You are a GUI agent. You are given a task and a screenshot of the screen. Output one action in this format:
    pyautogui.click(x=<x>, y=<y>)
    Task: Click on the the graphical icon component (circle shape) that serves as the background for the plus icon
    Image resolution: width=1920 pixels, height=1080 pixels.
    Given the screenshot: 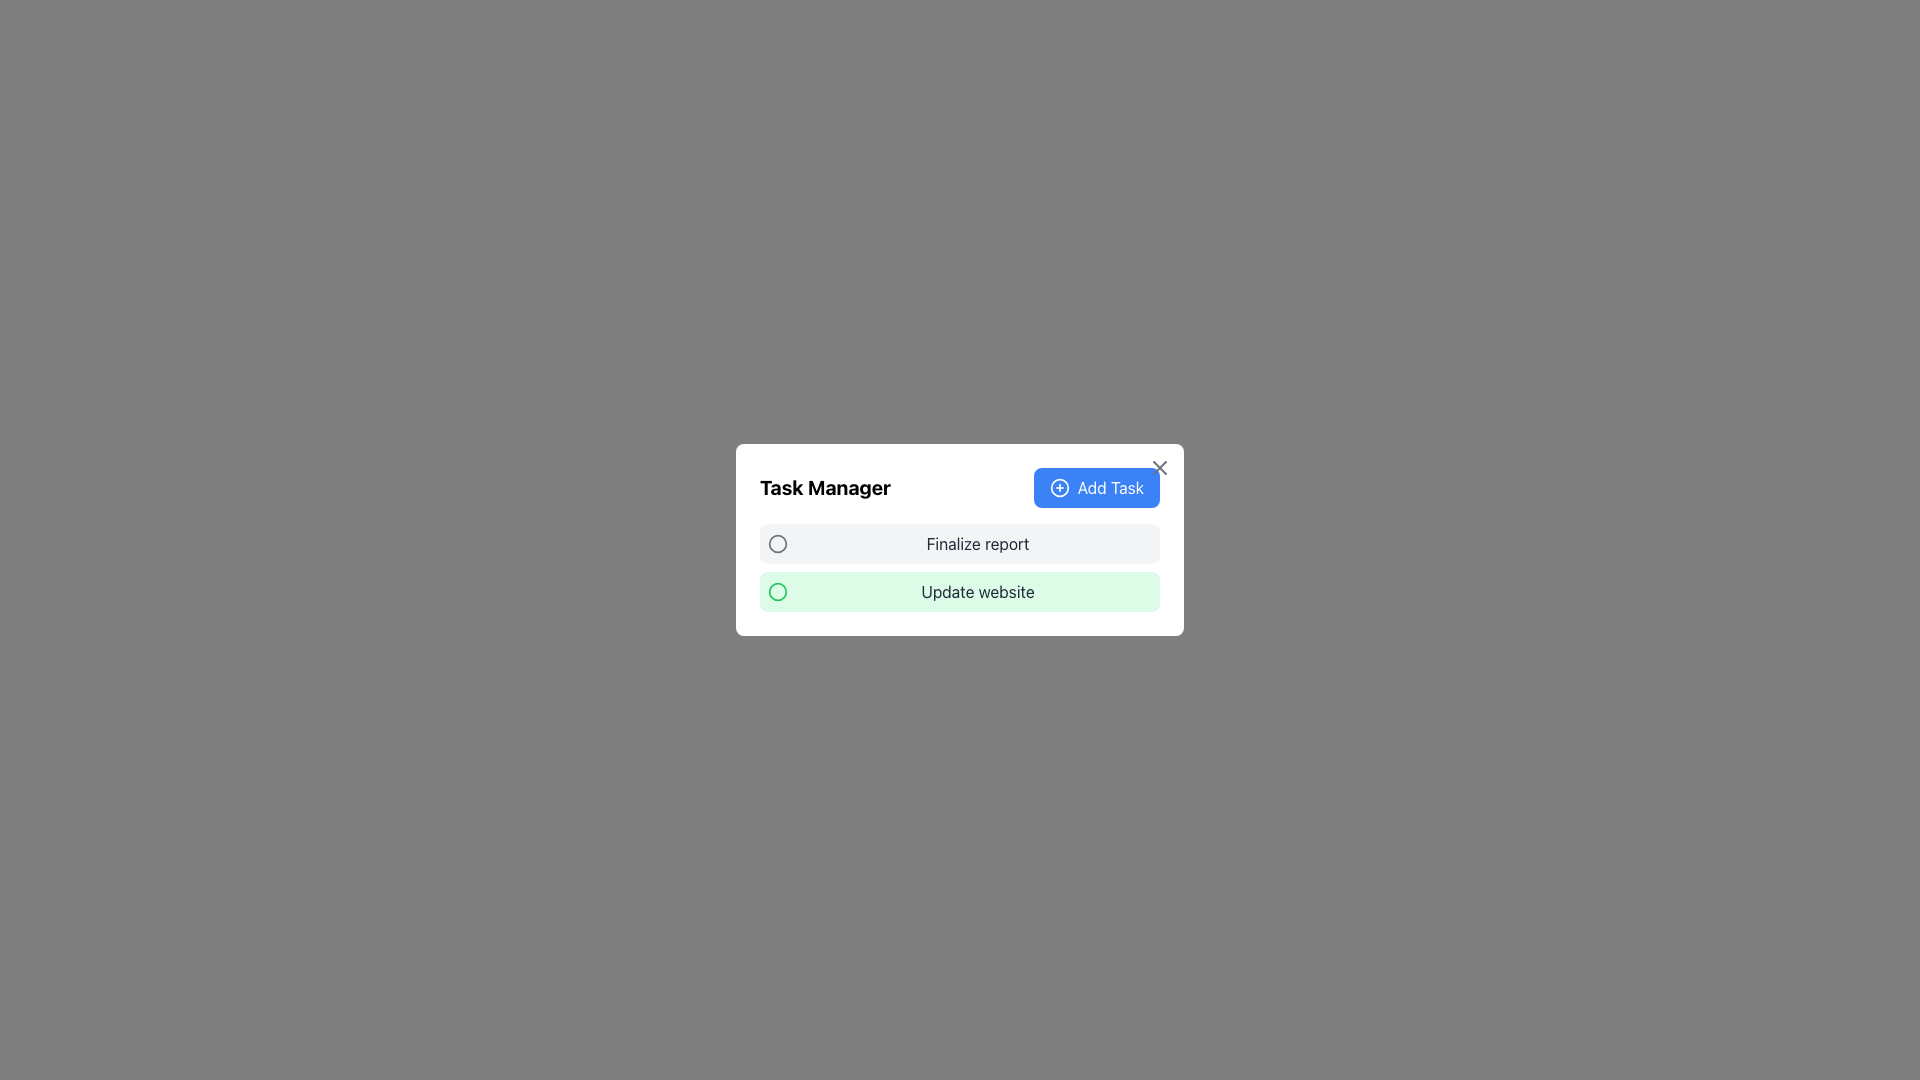 What is the action you would take?
    pyautogui.click(x=1058, y=488)
    